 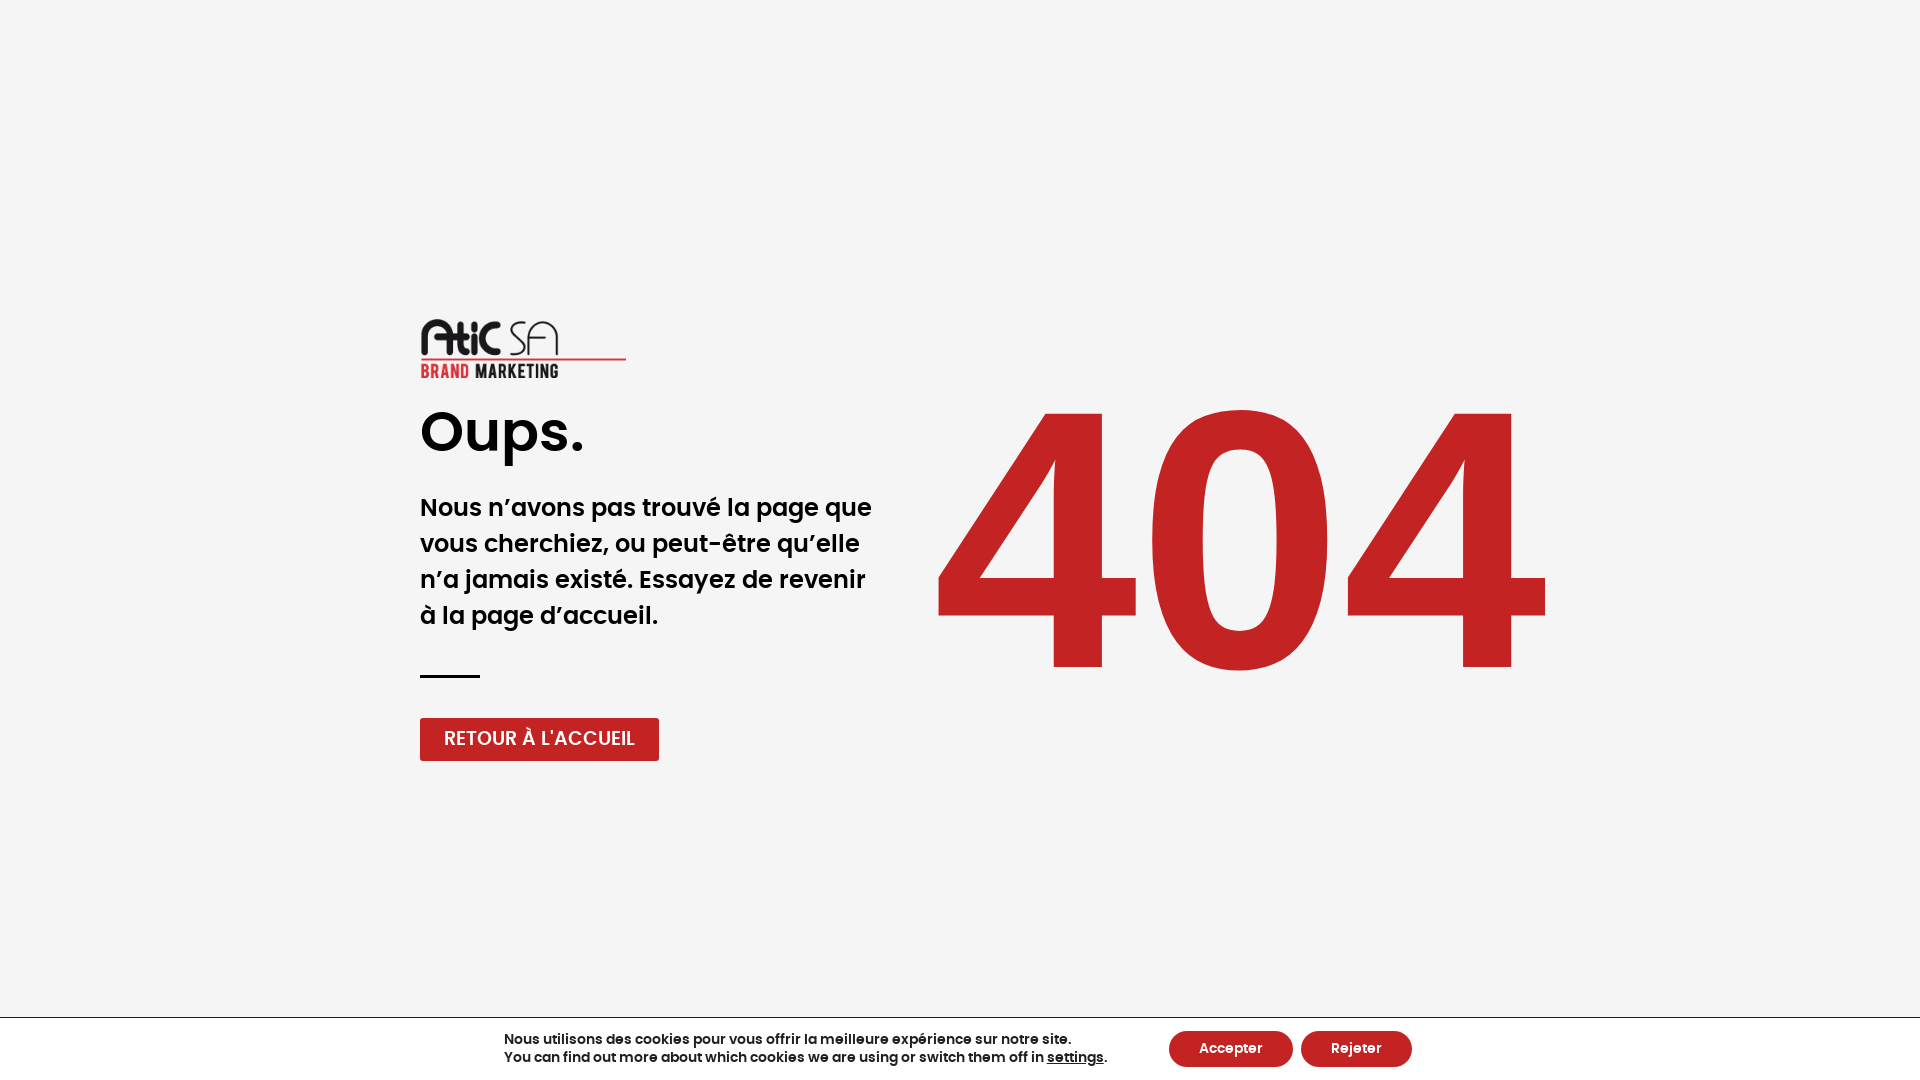 I want to click on 'Rejeter', so click(x=1300, y=1048).